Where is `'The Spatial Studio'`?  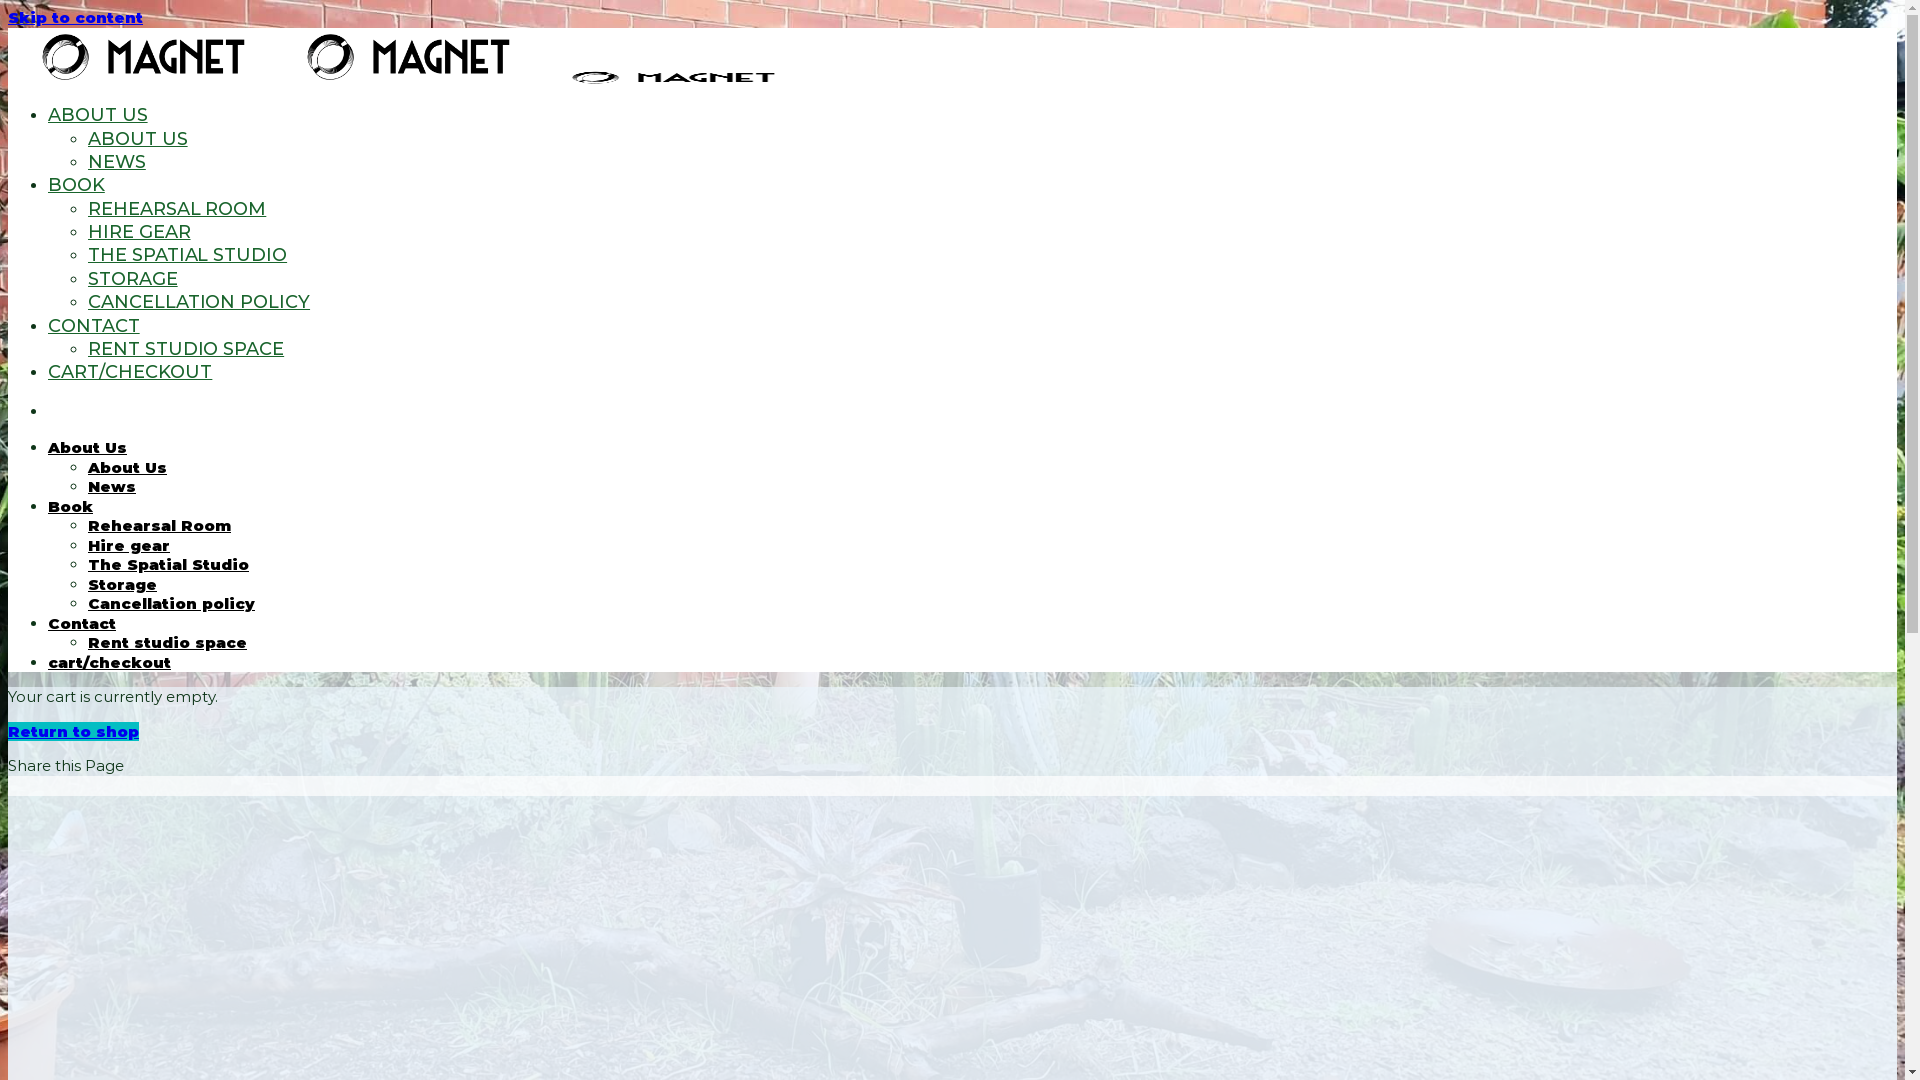 'The Spatial Studio' is located at coordinates (86, 564).